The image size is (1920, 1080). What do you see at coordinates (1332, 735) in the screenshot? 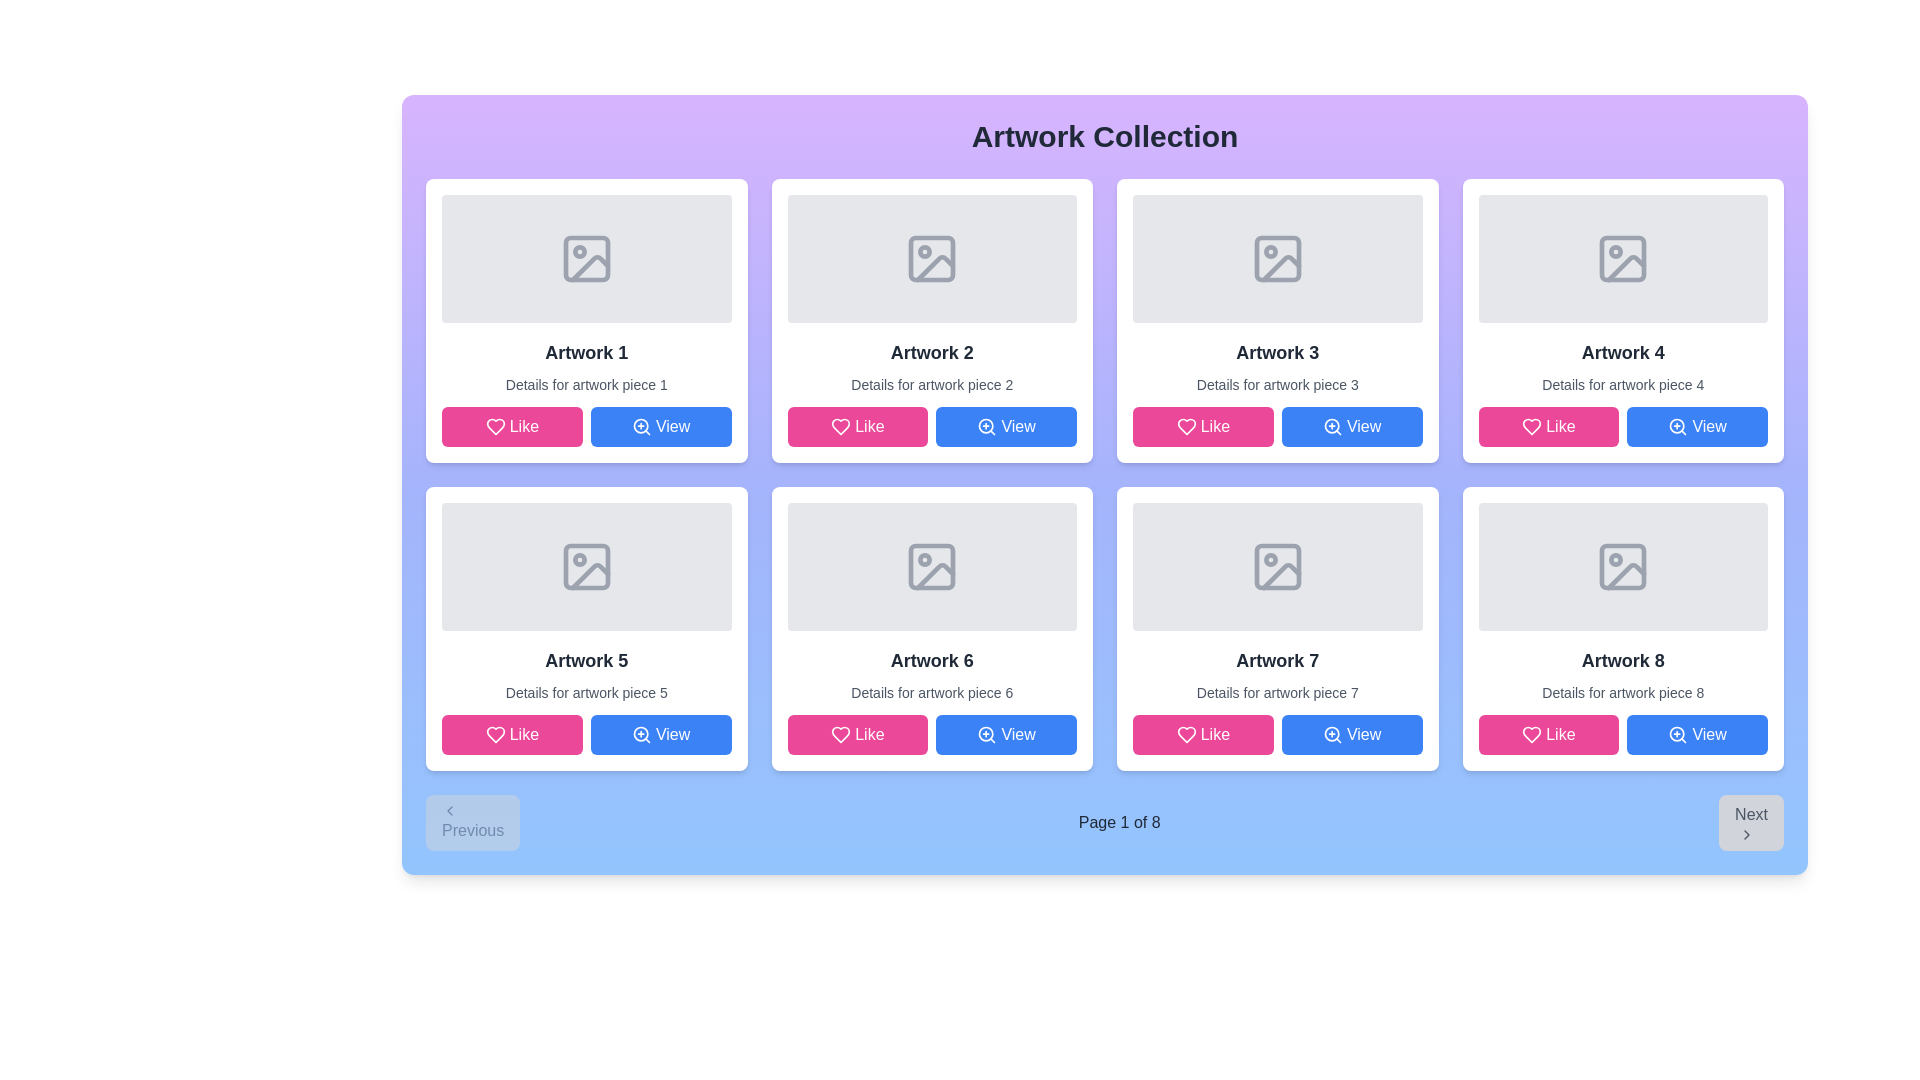
I see `the magnifying glass icon with a plus sign at the center, which is part of the blue button labeled 'View' located at the bottom-right corner of the card for 'Artwork 7.'` at bounding box center [1332, 735].